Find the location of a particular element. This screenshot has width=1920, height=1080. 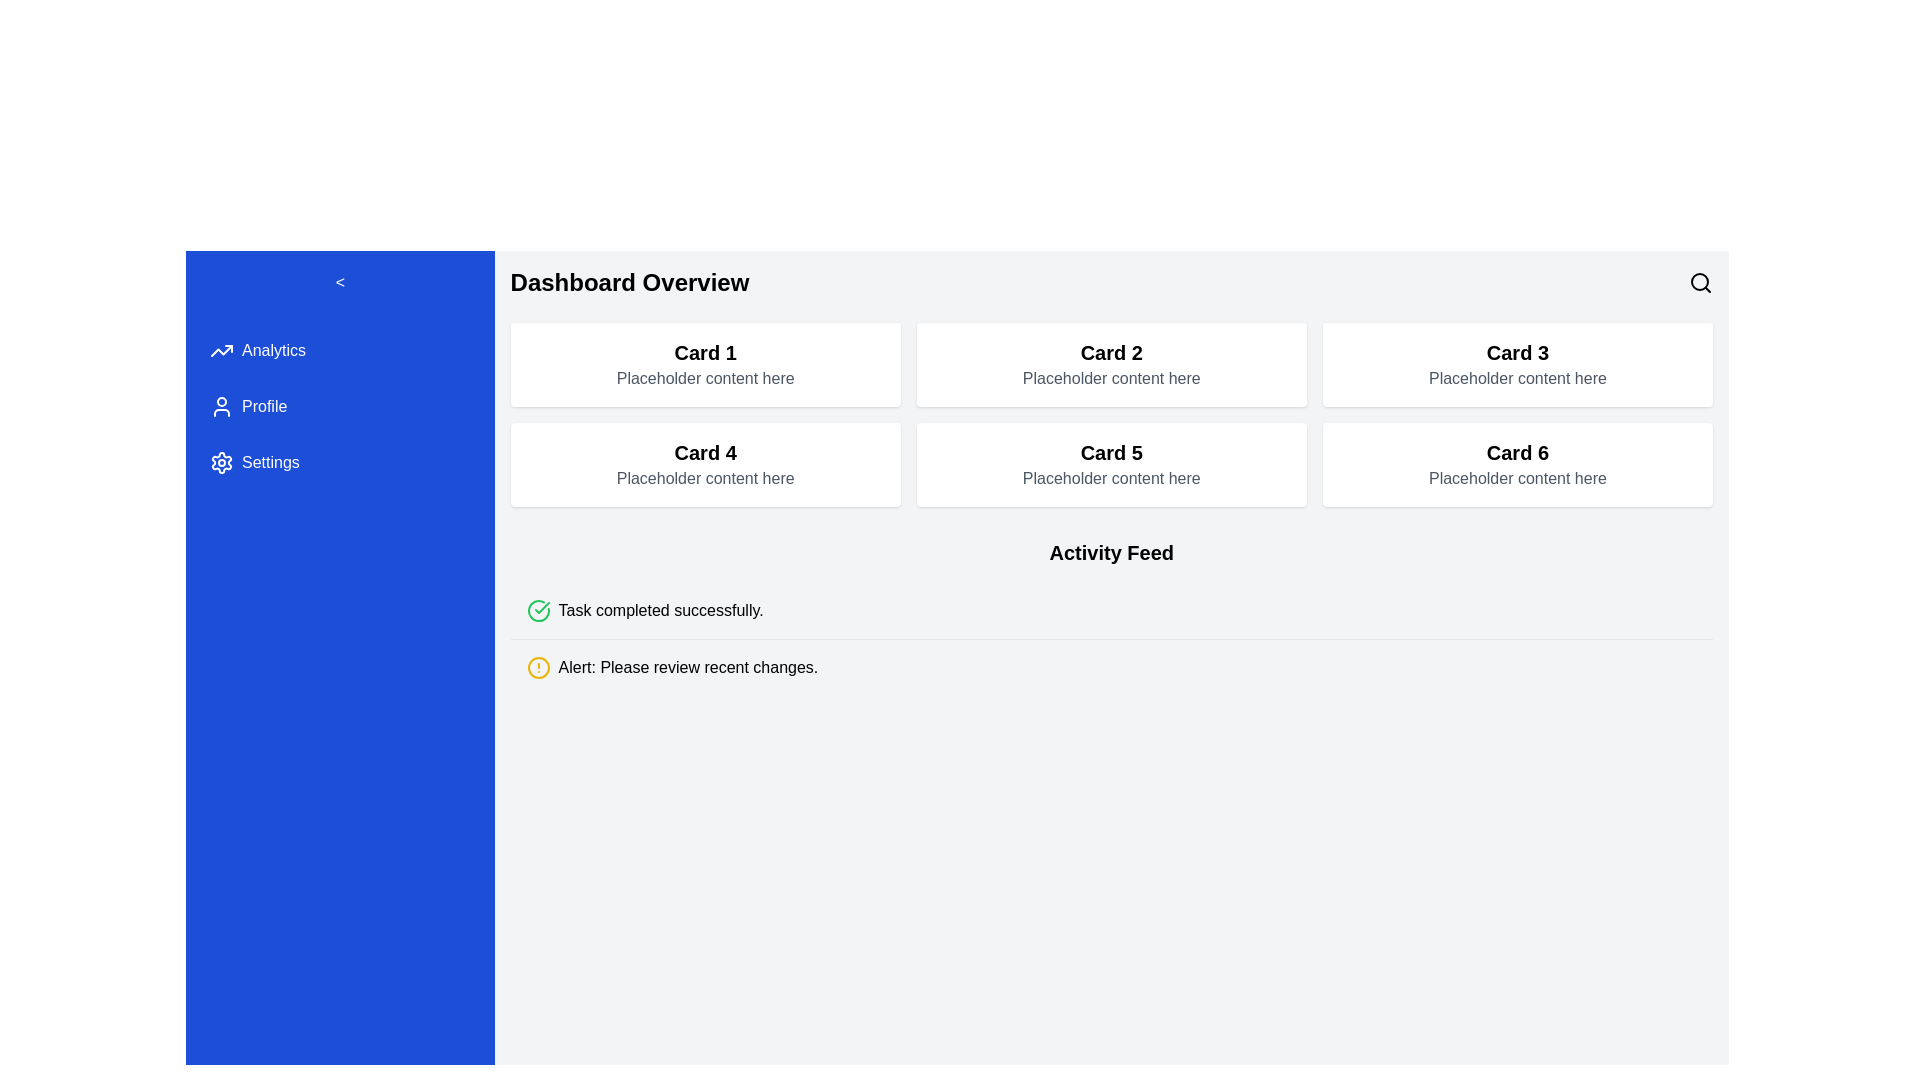

the 'Settings' icon located in the vertical navigation menu on the left-hand side of the interface is located at coordinates (221, 462).